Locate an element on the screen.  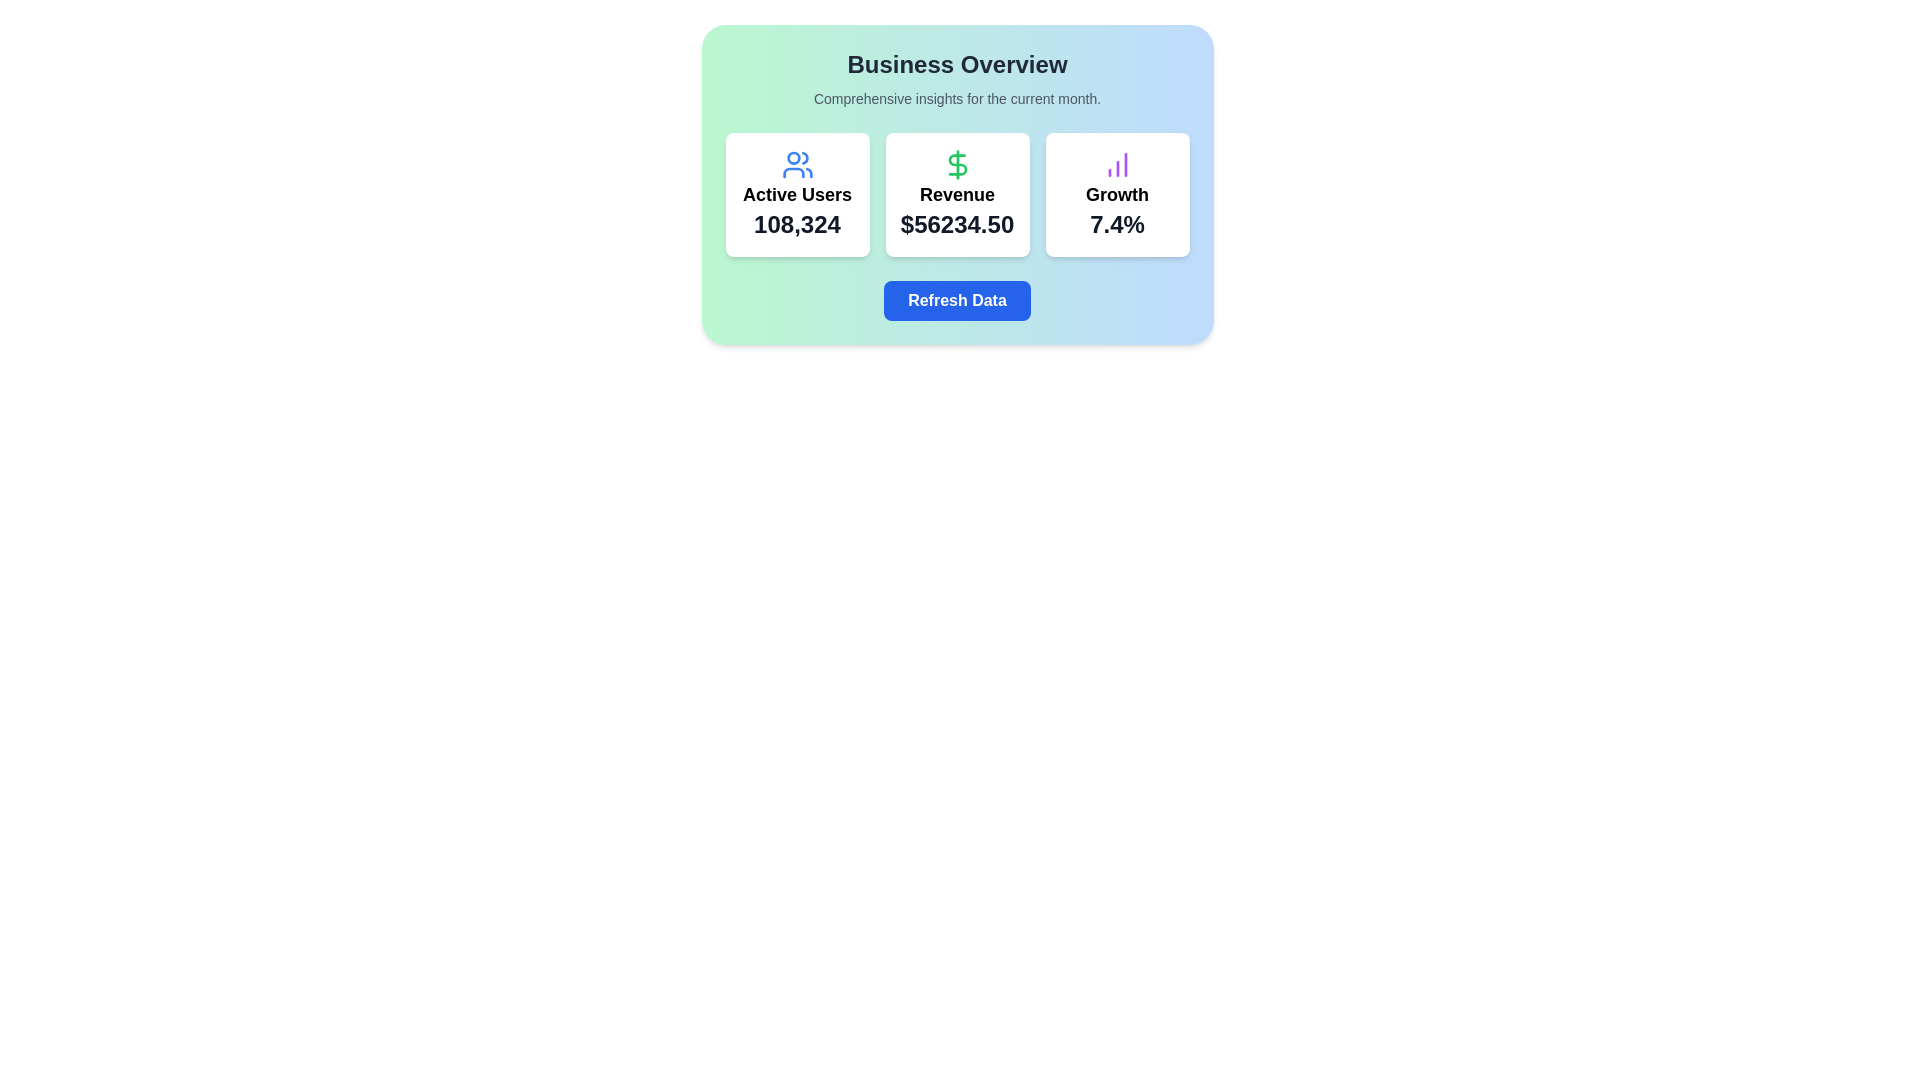
the informational display card that shows the total revenue value ($56234.50) labeled 'Revenue', which is the middle card in a grid layout is located at coordinates (956, 195).